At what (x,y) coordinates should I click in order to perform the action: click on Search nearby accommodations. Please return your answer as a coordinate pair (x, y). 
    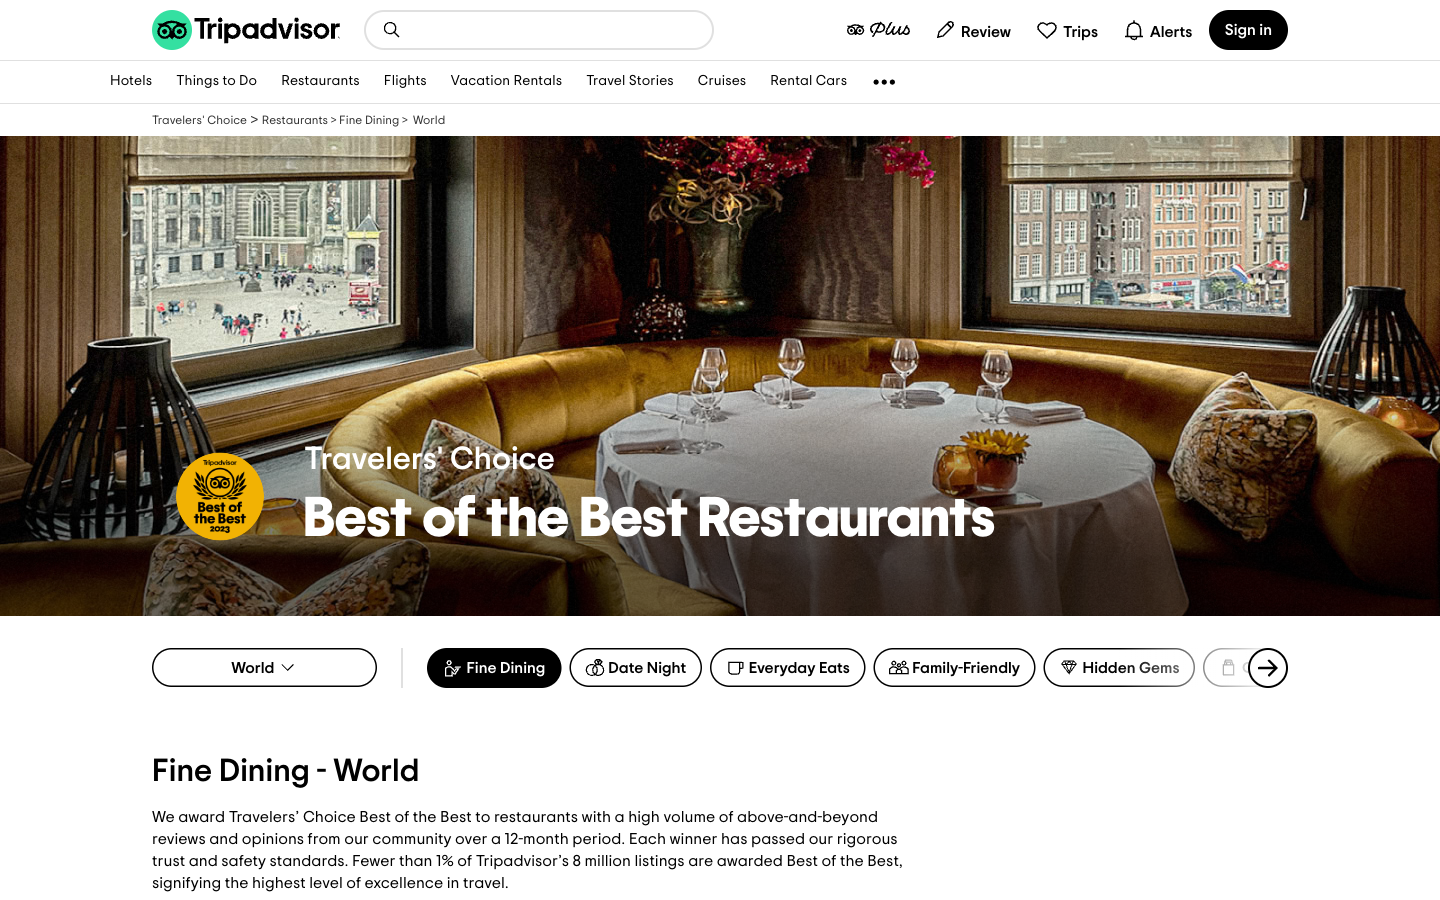
    Looking at the image, I should click on (390, 28).